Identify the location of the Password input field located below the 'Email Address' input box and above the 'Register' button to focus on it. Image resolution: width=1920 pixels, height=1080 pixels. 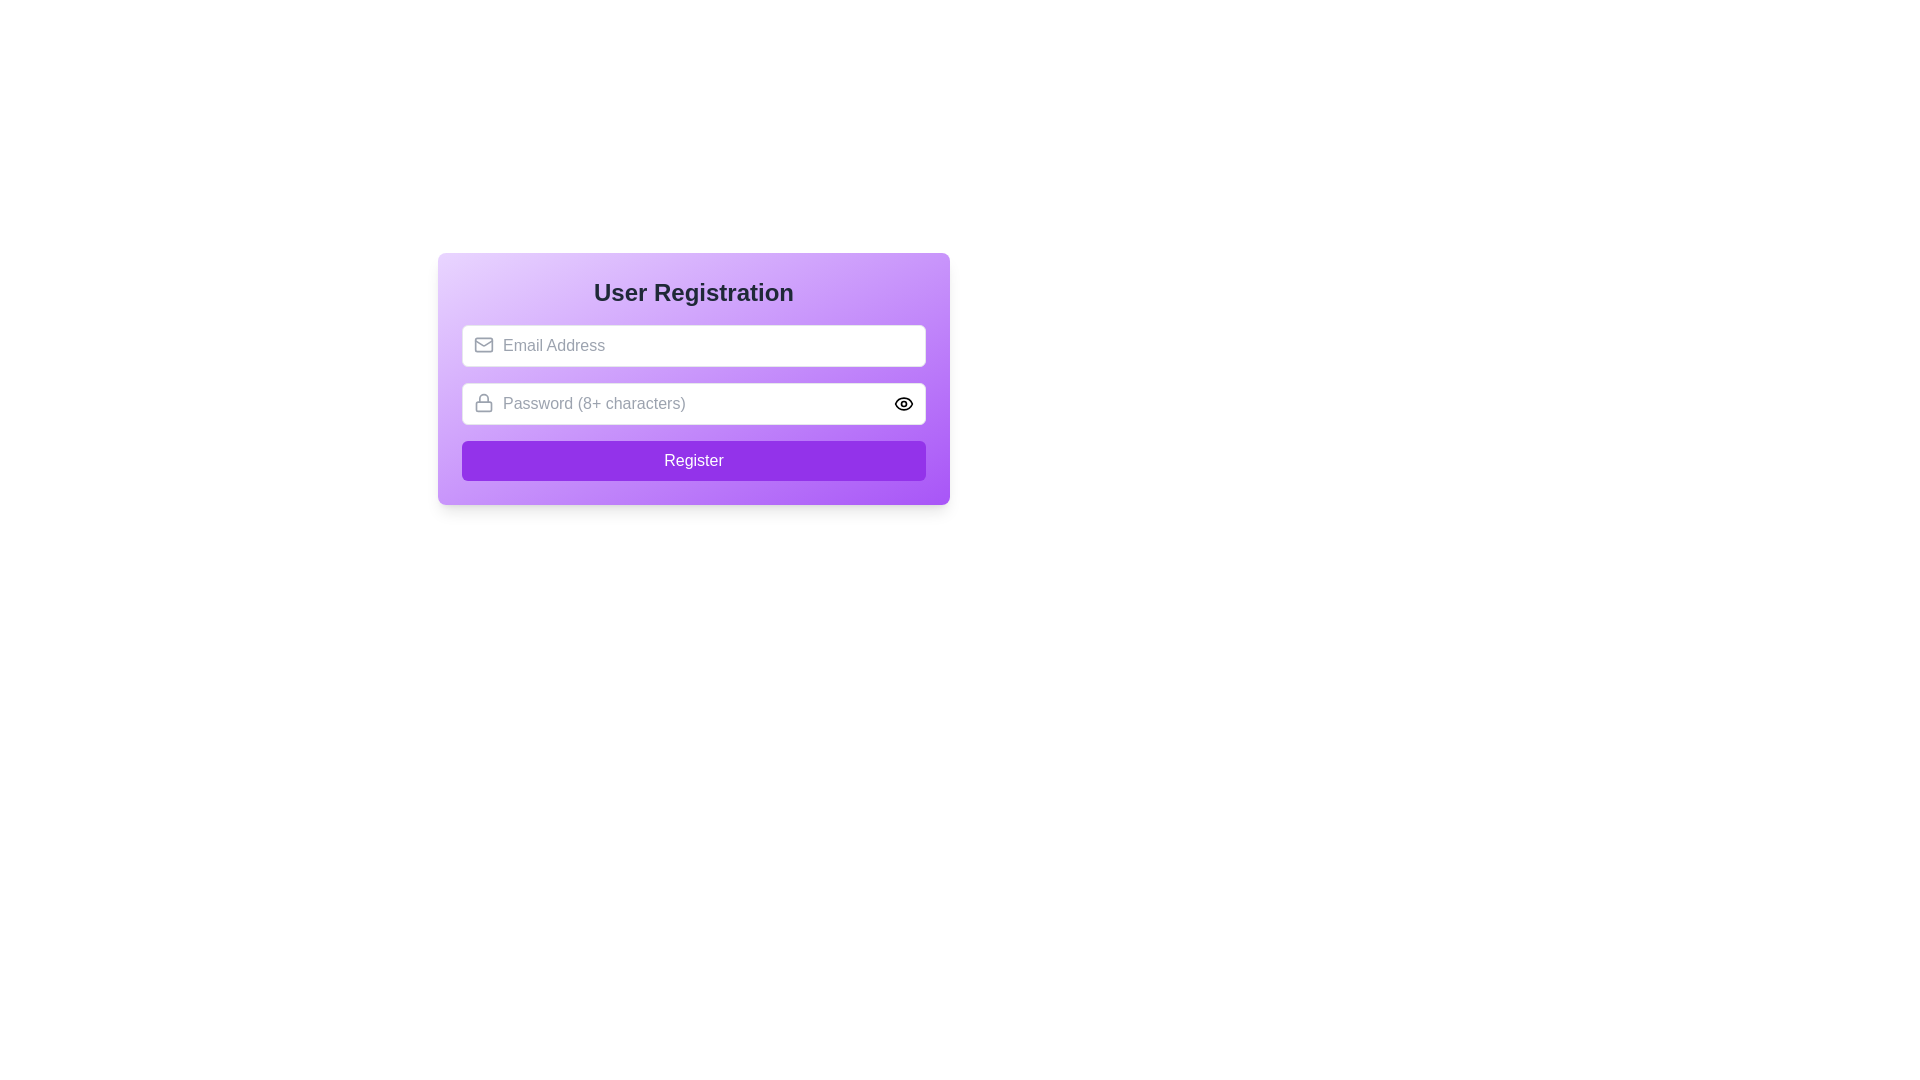
(694, 404).